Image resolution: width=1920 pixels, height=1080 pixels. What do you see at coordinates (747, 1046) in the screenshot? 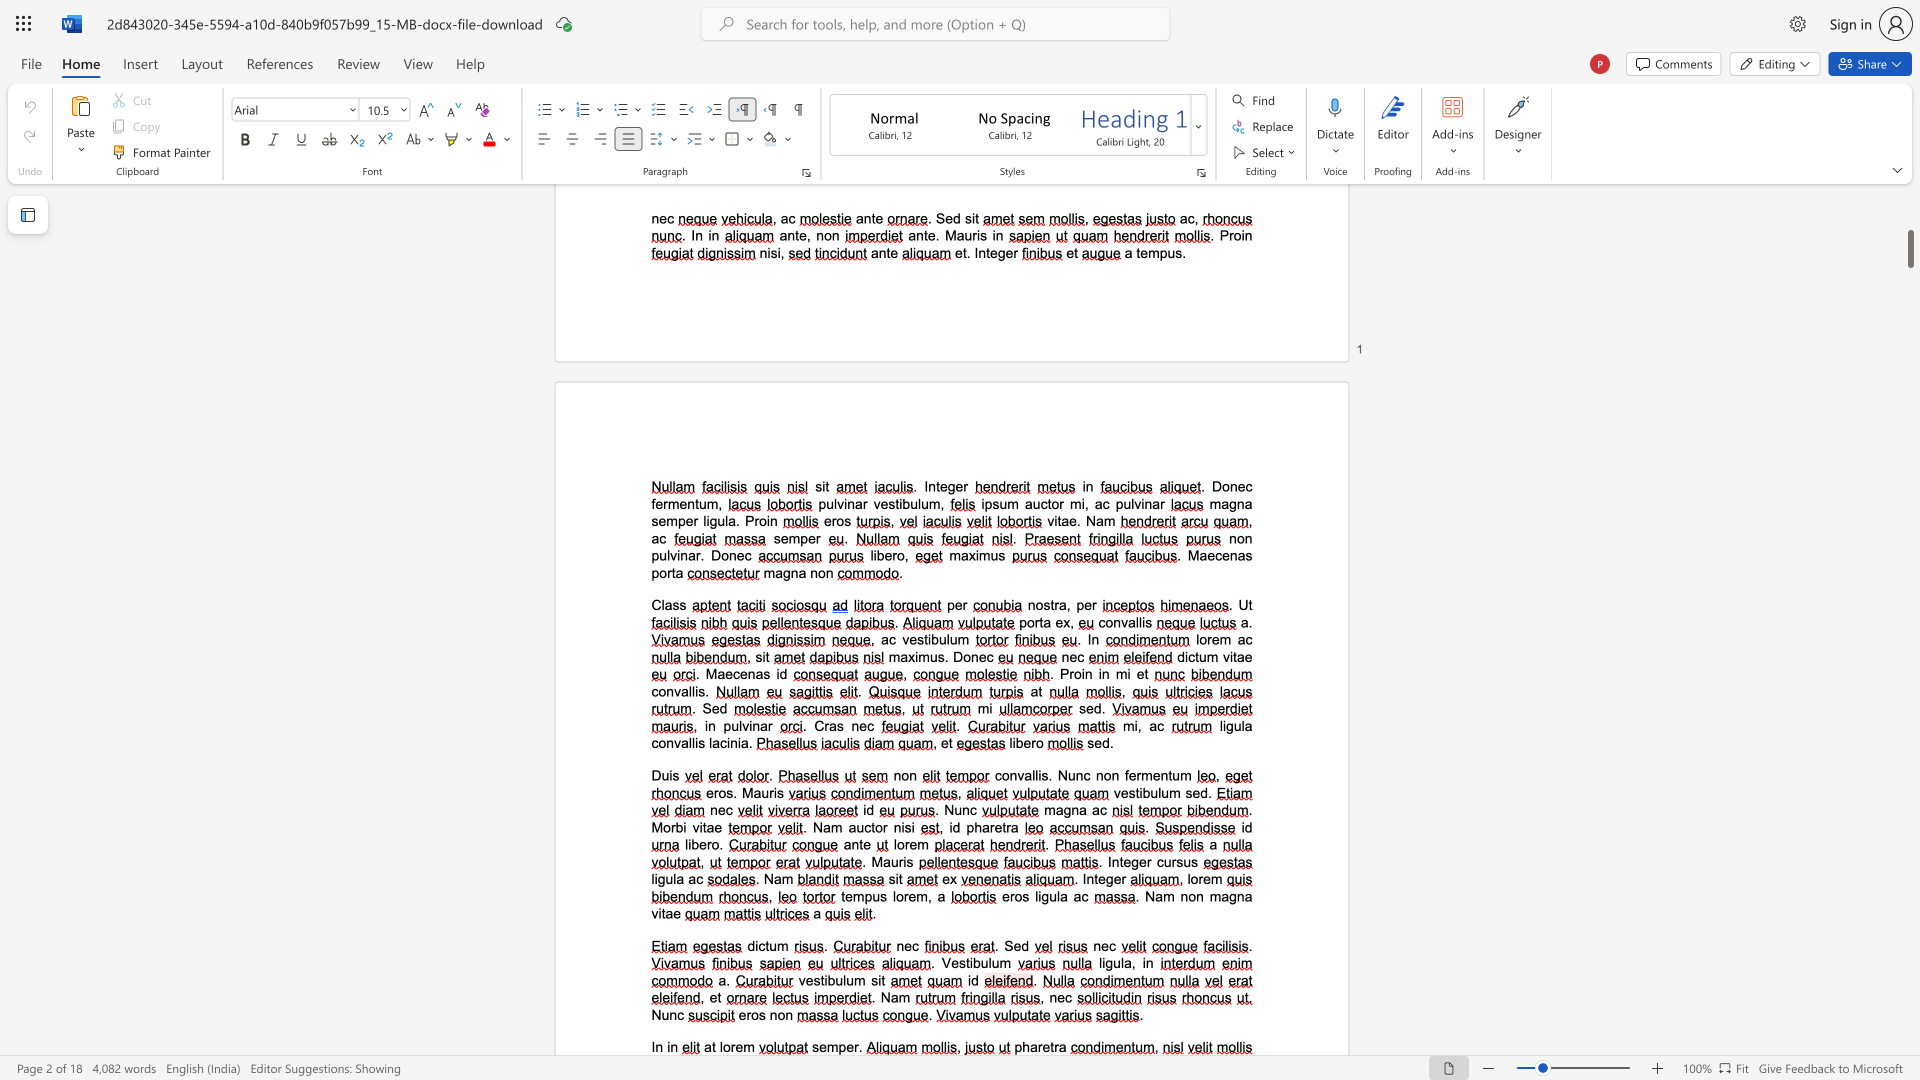
I see `the 1th character "m" in the text` at bounding box center [747, 1046].